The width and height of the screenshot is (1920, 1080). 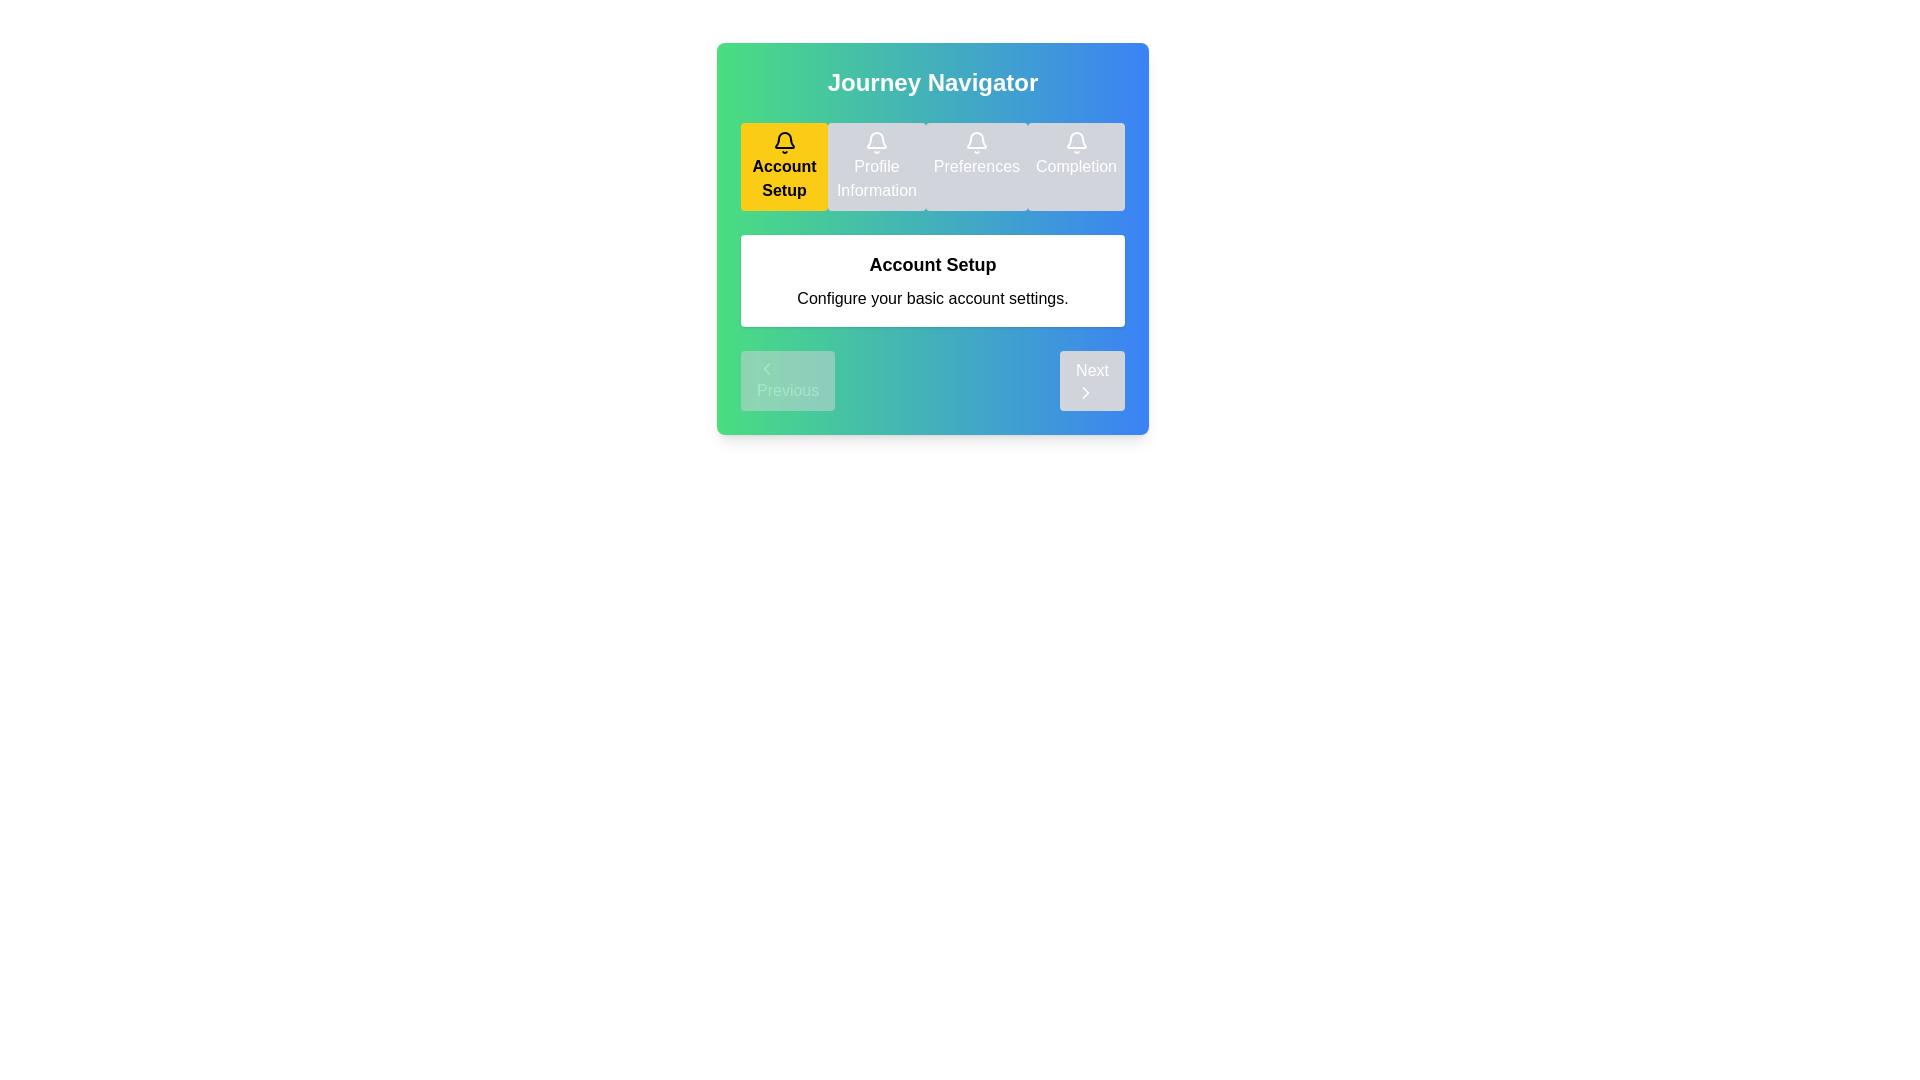 What do you see at coordinates (1090, 381) in the screenshot?
I see `the 'Next' button to navigate to the next step` at bounding box center [1090, 381].